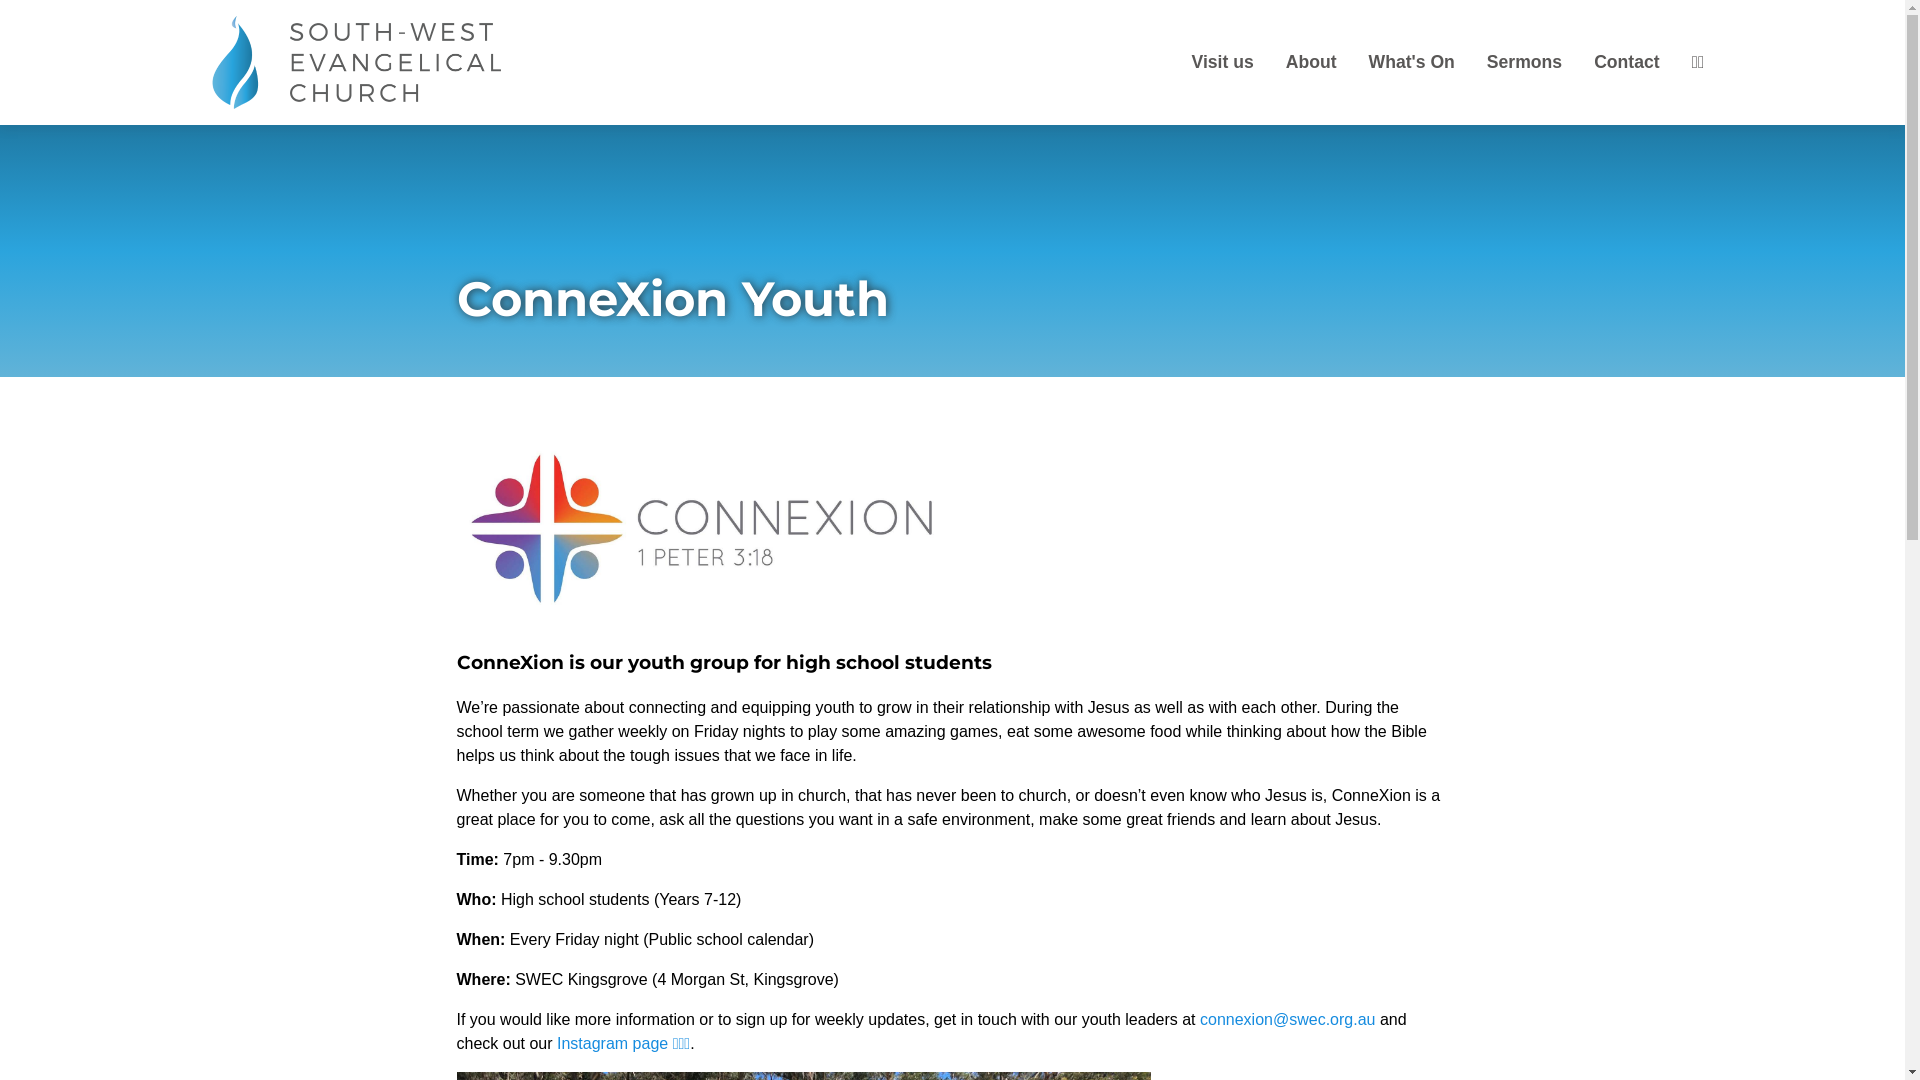 The width and height of the screenshot is (1920, 1080). What do you see at coordinates (1311, 60) in the screenshot?
I see `'About'` at bounding box center [1311, 60].